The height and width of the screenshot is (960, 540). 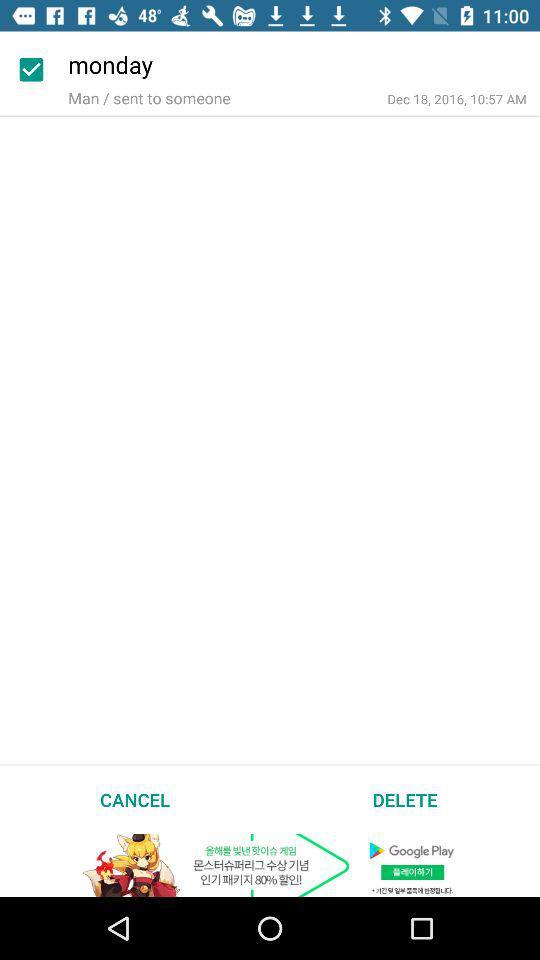 What do you see at coordinates (457, 99) in the screenshot?
I see `the item at the top right corner` at bounding box center [457, 99].